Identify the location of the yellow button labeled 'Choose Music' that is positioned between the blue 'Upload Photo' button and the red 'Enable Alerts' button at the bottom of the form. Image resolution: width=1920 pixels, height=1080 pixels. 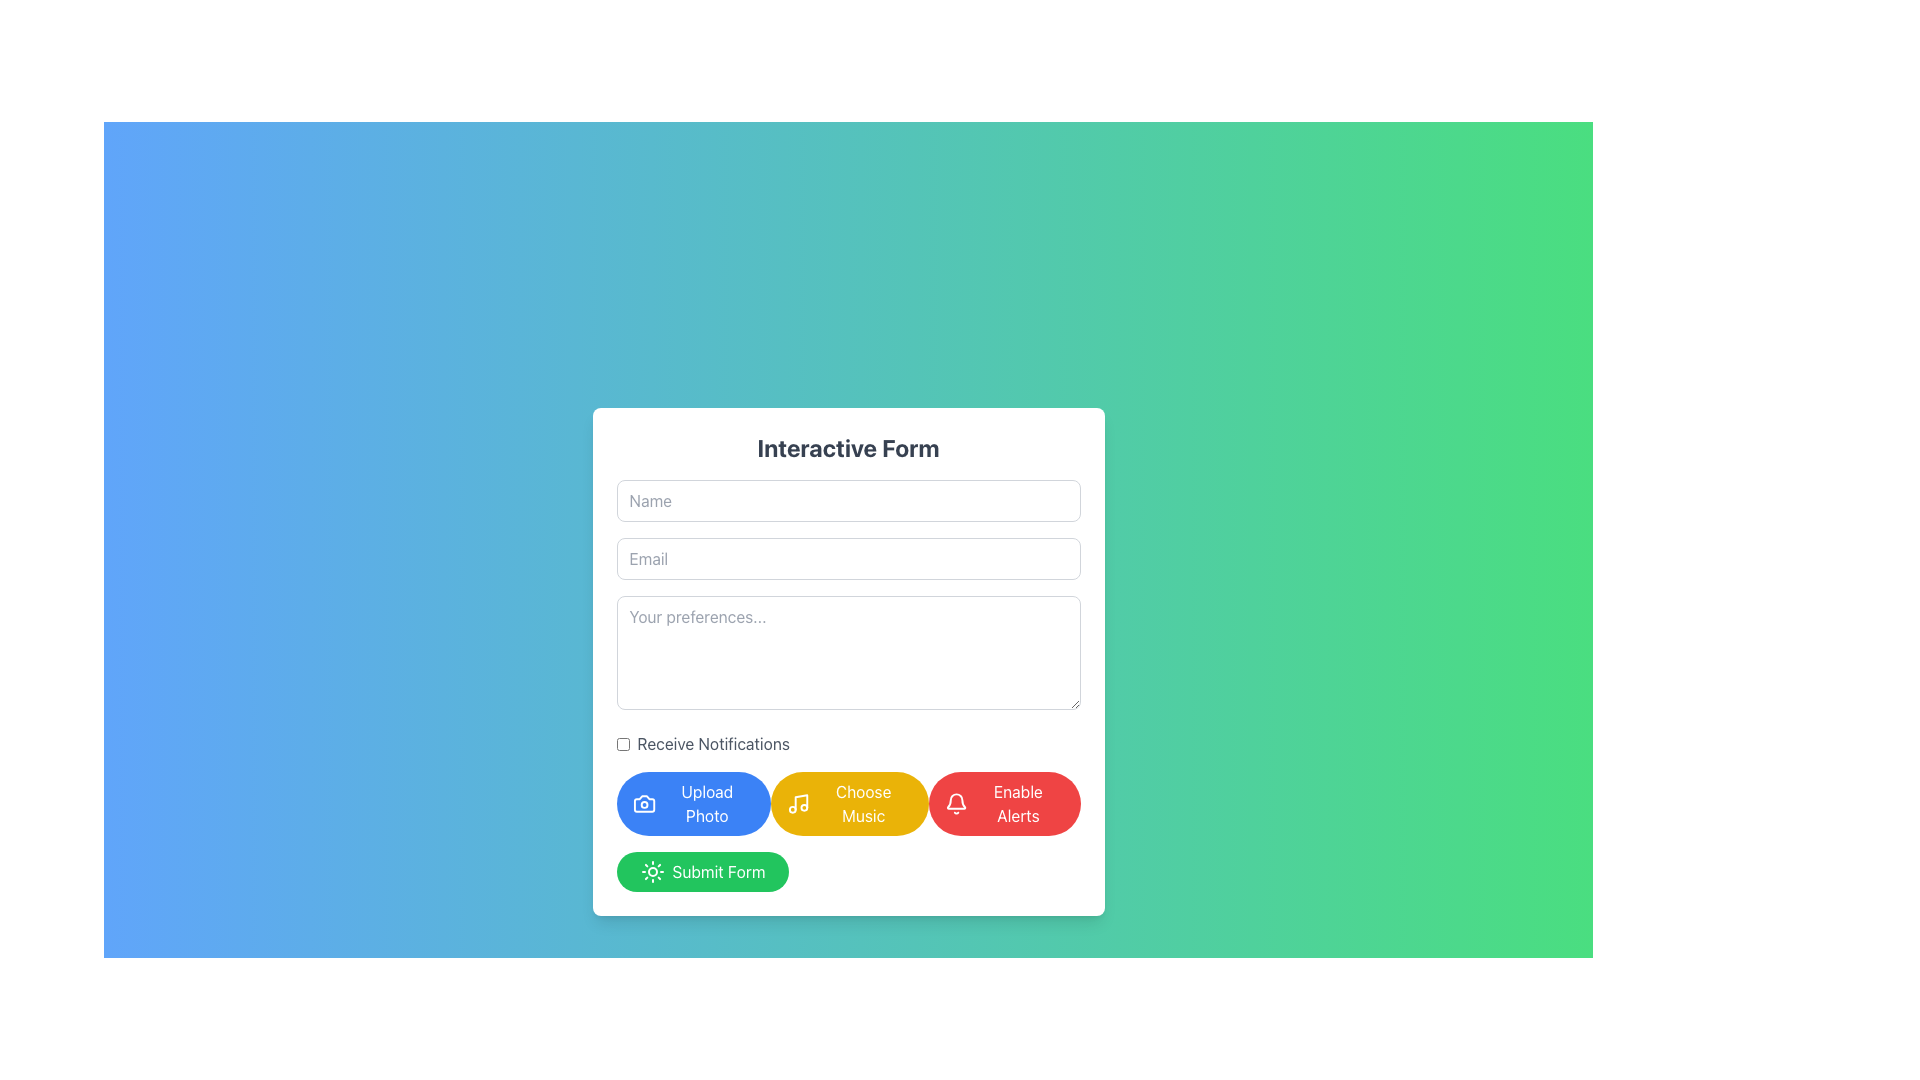
(850, 802).